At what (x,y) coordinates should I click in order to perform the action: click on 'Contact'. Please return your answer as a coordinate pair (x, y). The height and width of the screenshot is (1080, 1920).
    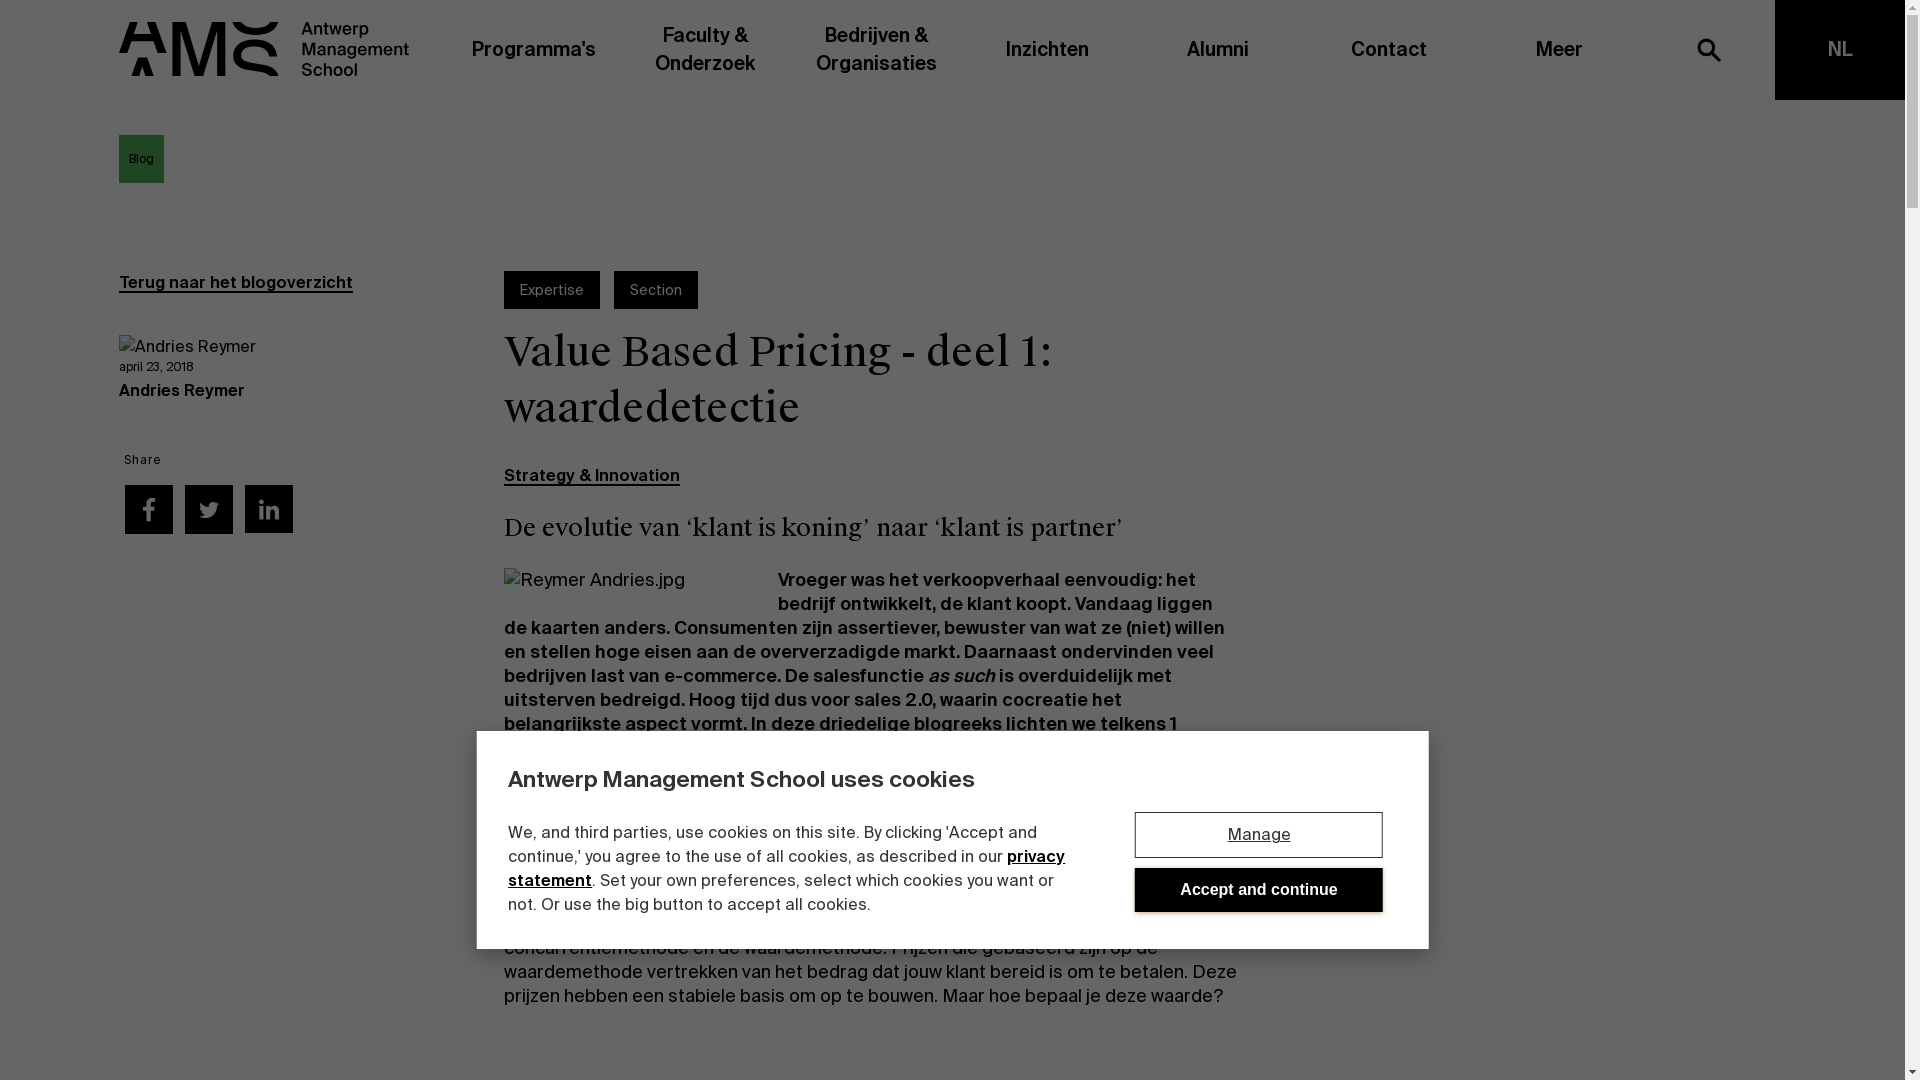
    Looking at the image, I should click on (1387, 49).